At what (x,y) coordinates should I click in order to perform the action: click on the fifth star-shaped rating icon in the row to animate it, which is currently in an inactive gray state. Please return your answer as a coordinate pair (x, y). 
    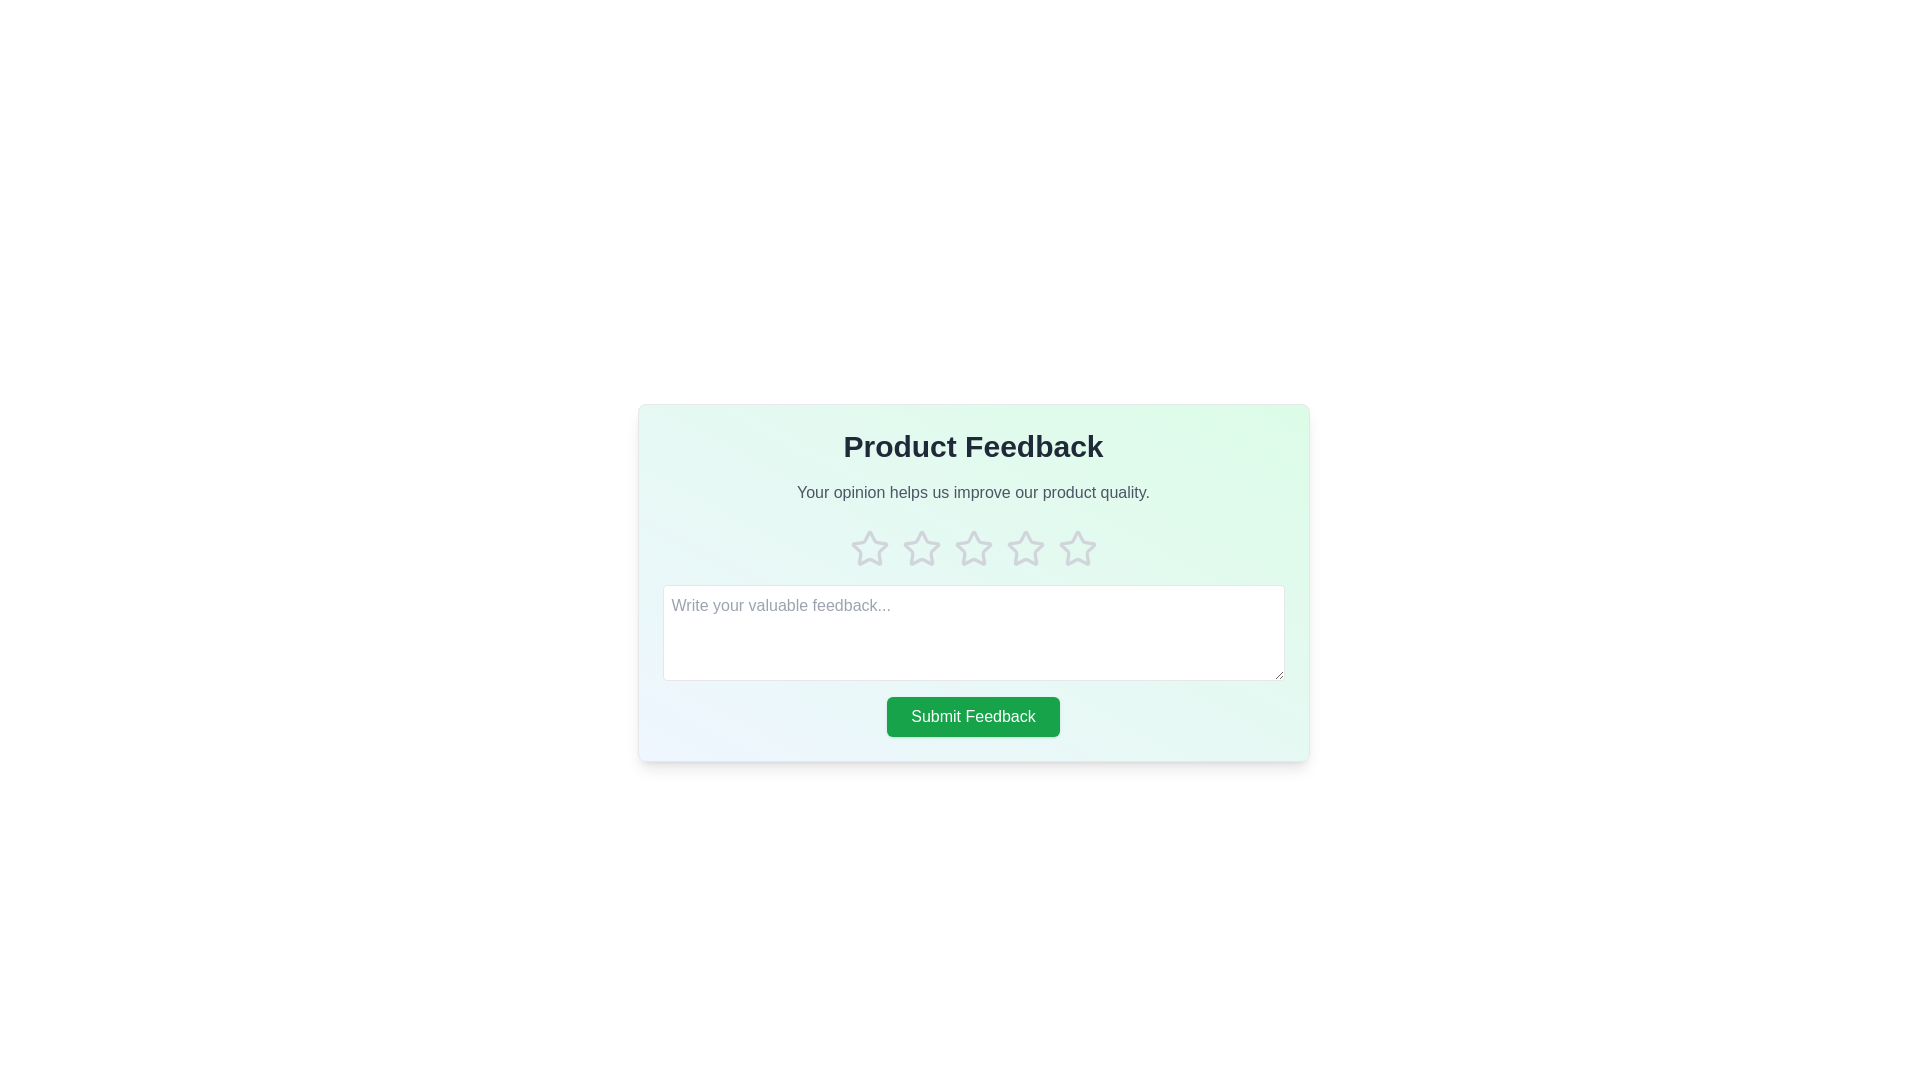
    Looking at the image, I should click on (1076, 548).